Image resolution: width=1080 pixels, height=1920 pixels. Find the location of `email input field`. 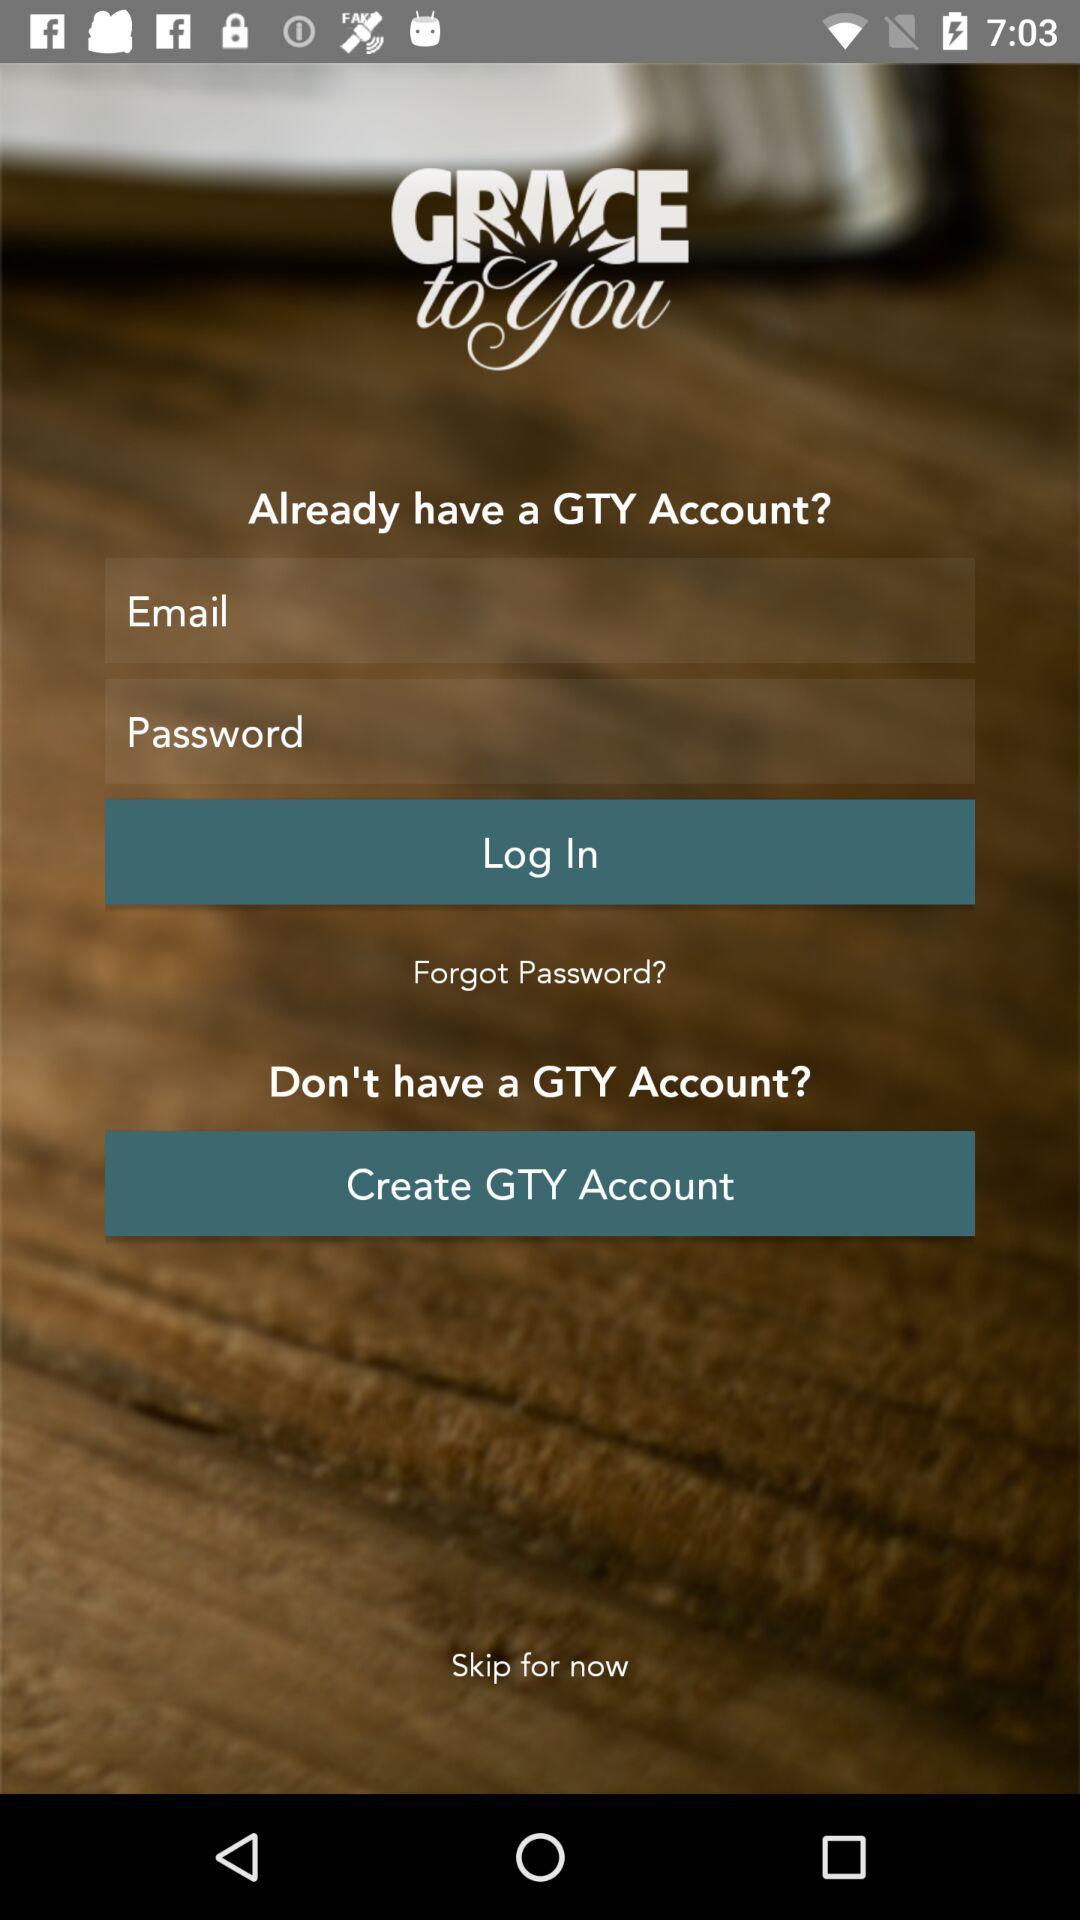

email input field is located at coordinates (540, 609).